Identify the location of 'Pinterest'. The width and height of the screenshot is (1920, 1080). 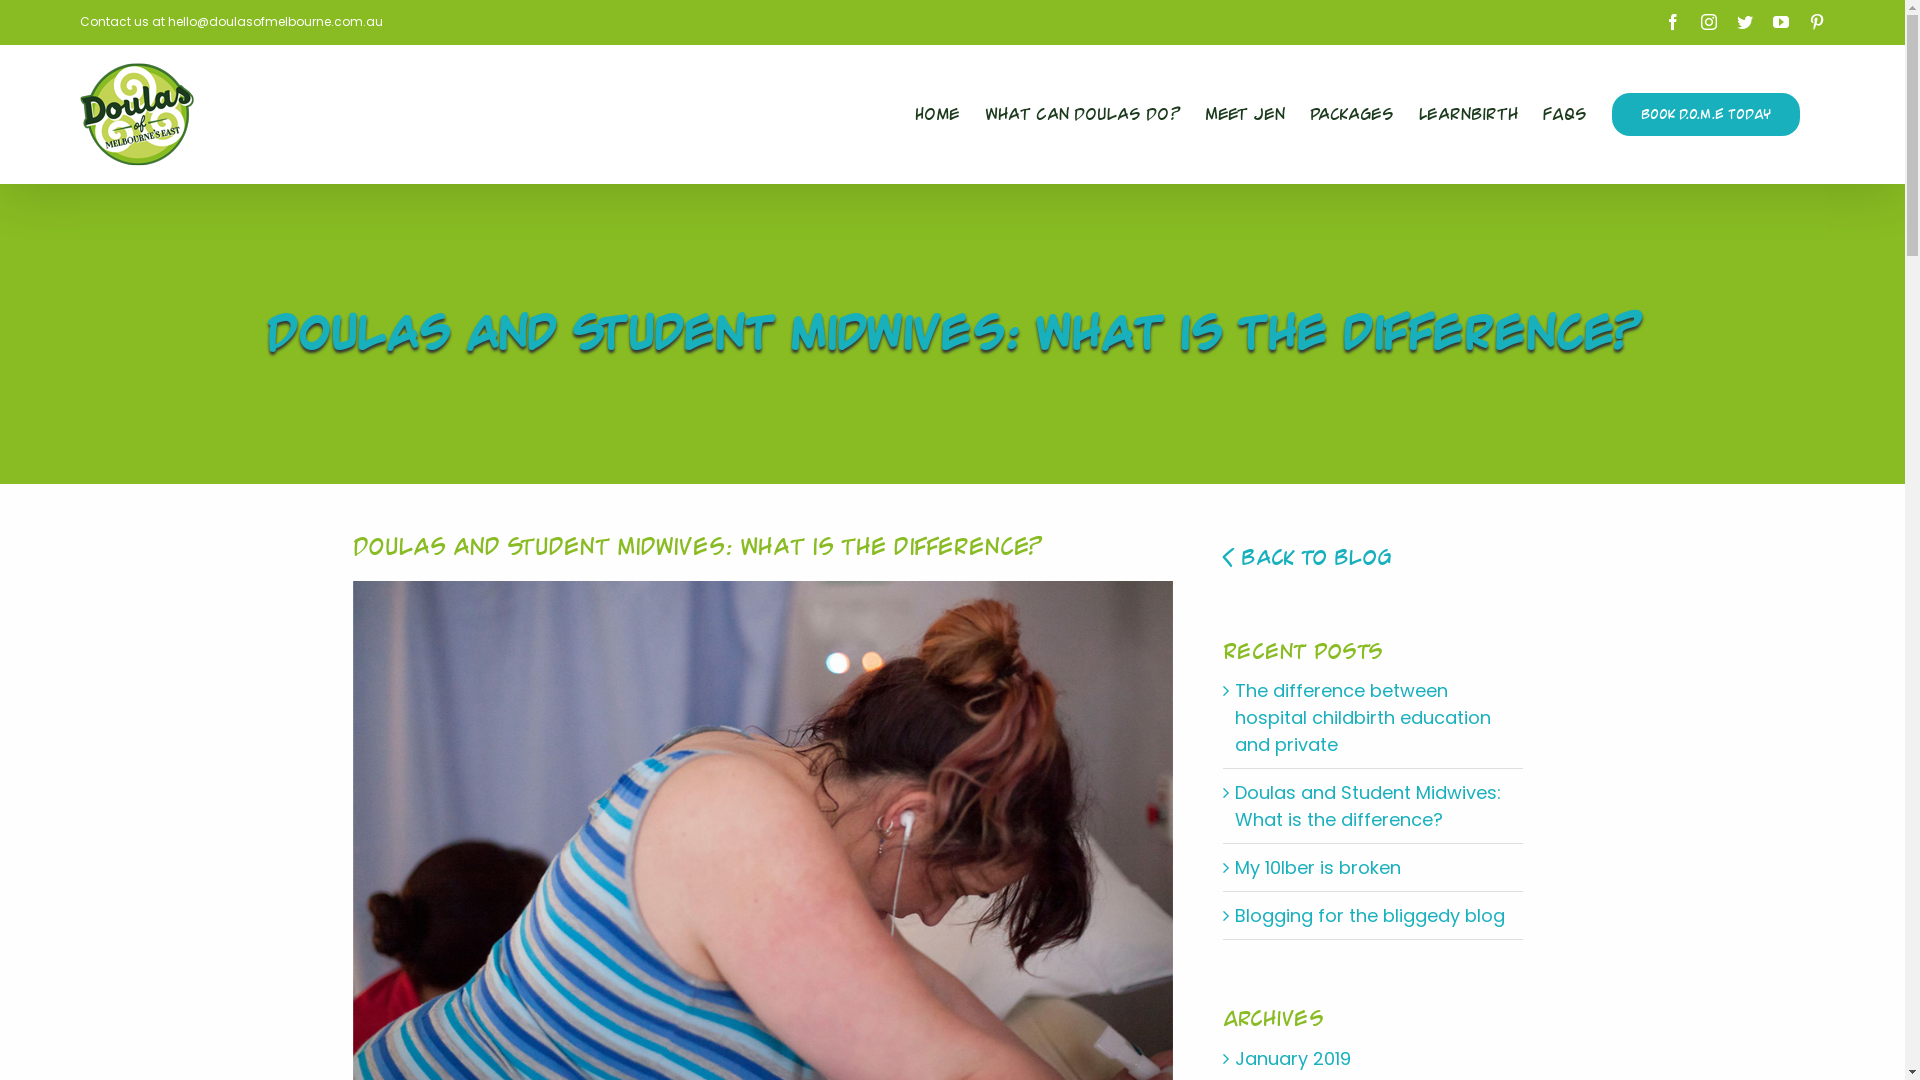
(1809, 22).